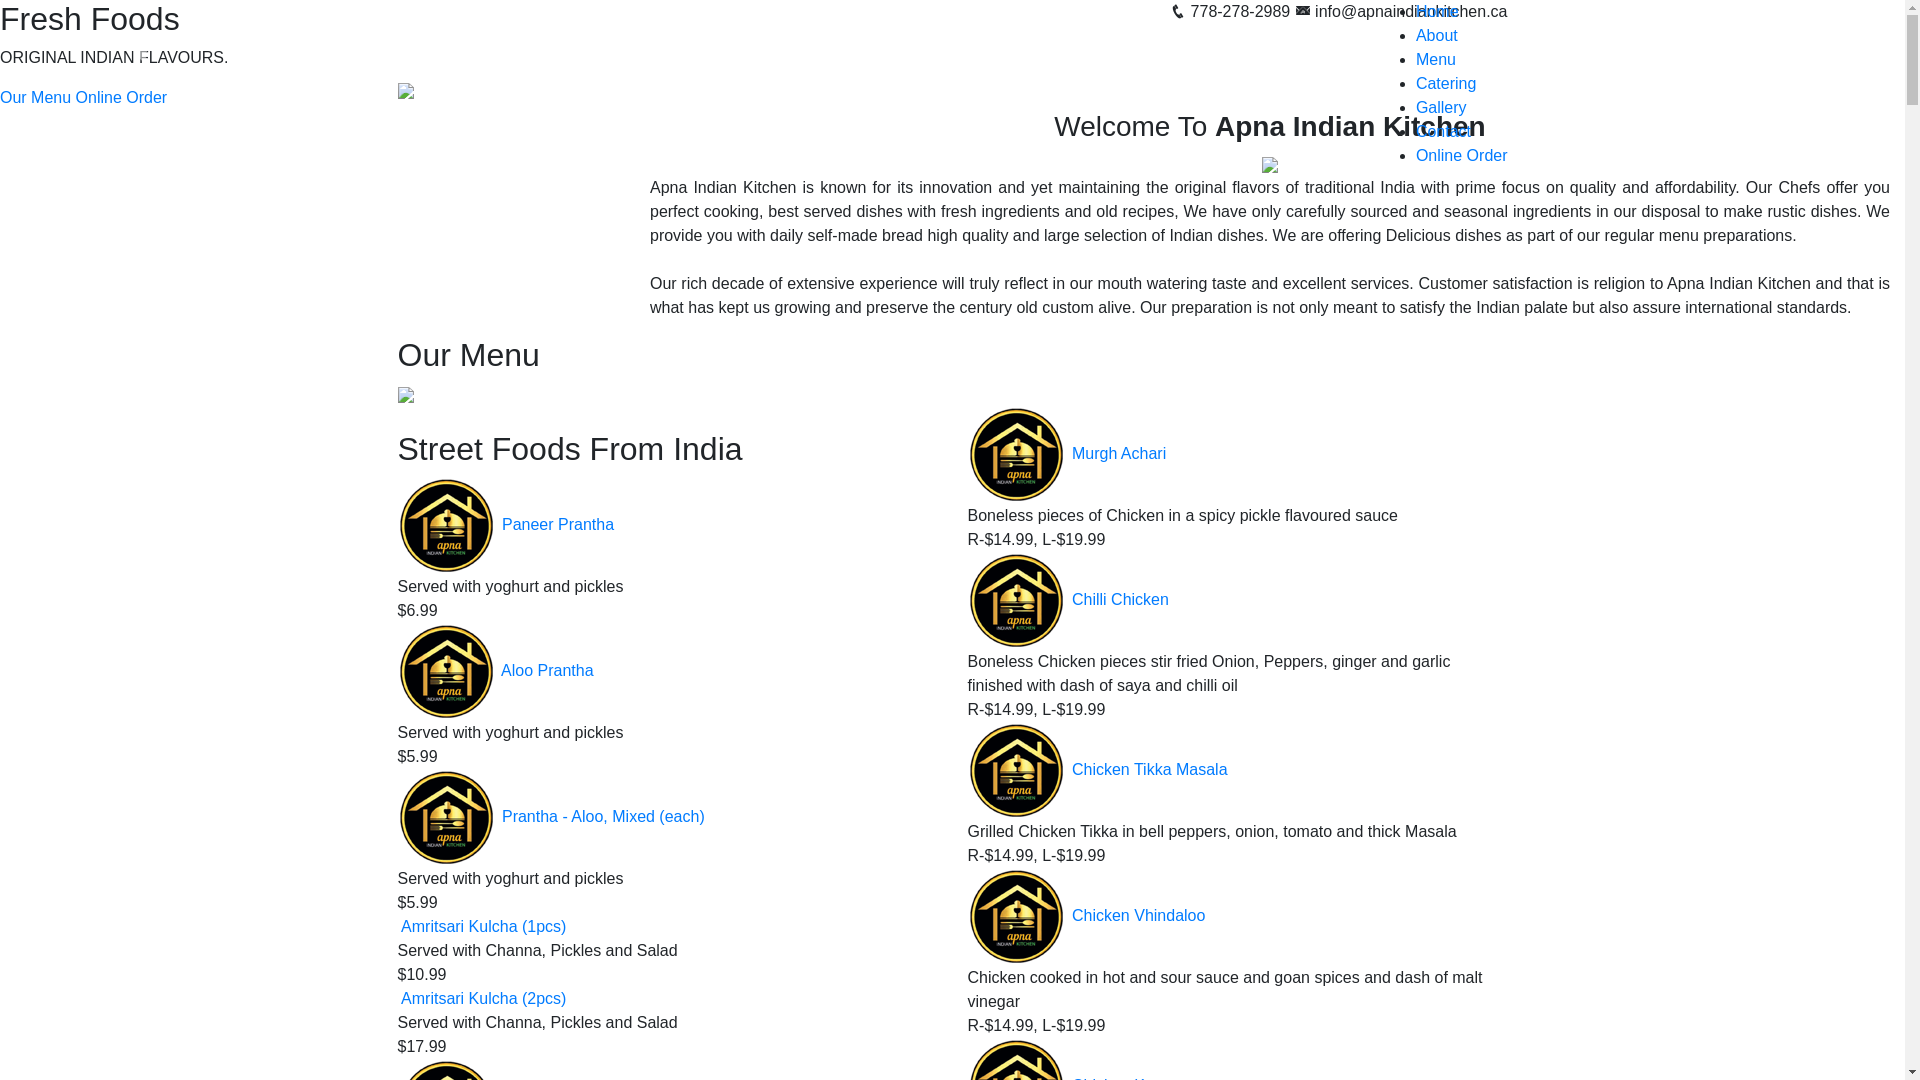  I want to click on 'Paneer Prantha', so click(557, 523).